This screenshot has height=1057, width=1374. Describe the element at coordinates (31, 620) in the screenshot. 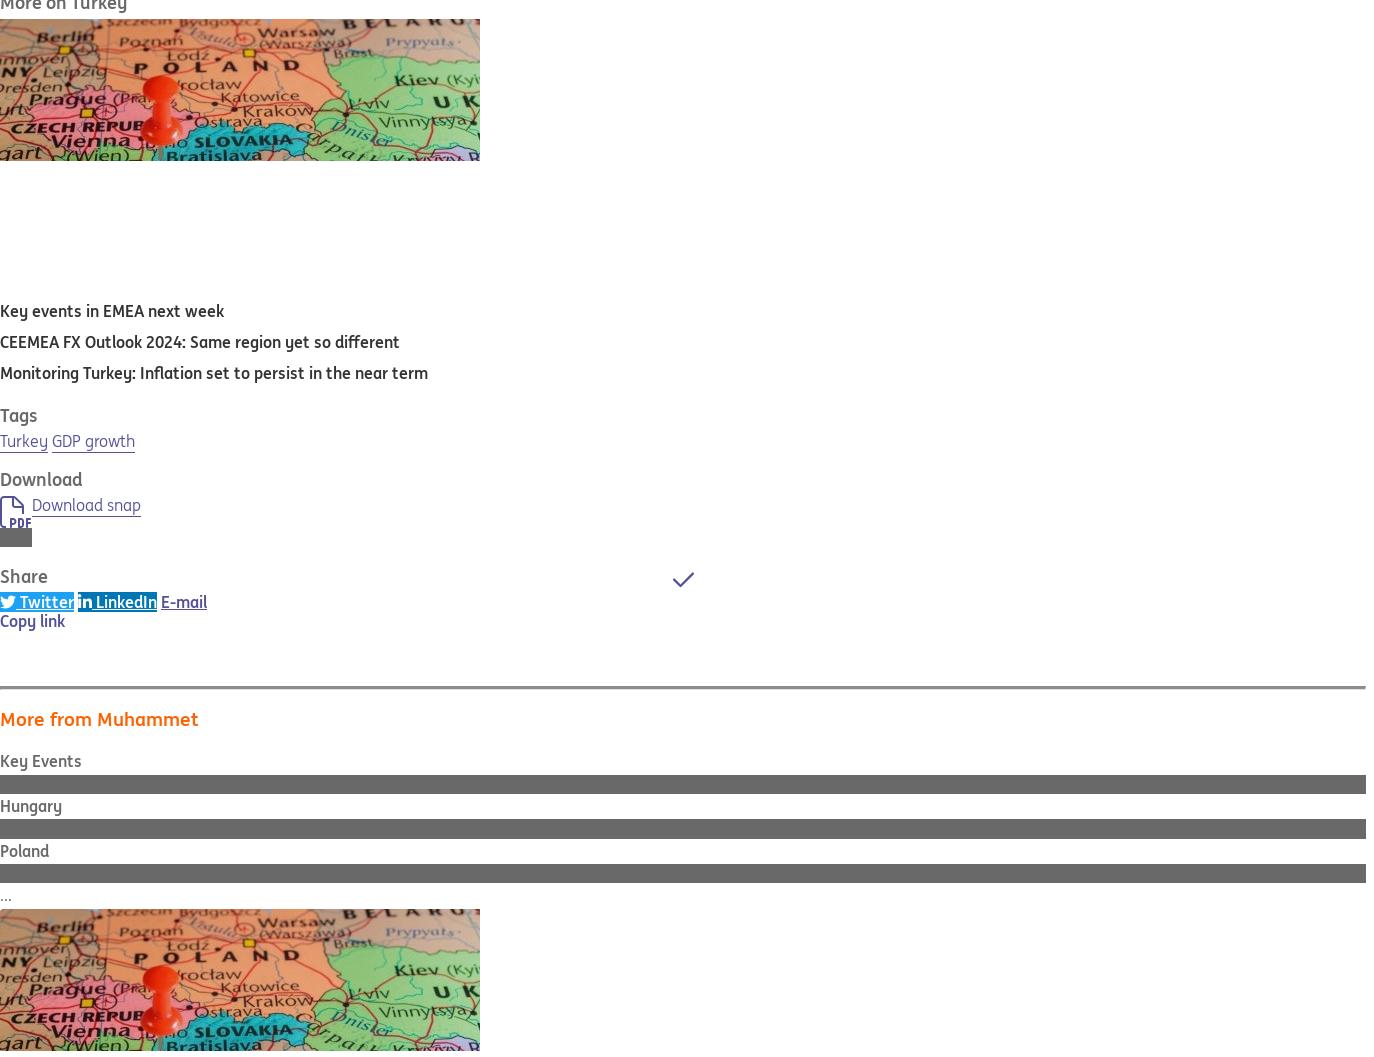

I see `'Copy link'` at that location.